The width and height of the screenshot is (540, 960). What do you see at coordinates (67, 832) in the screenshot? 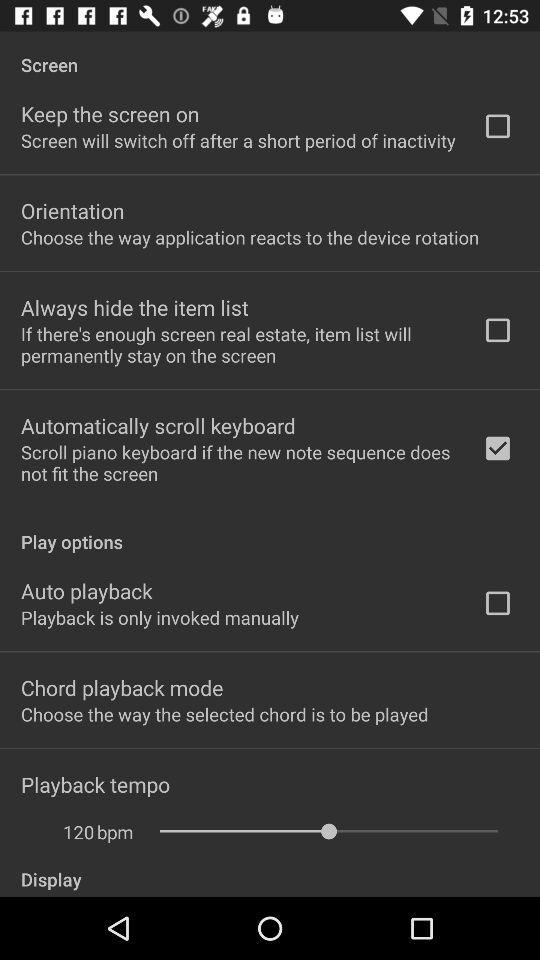
I see `icon next to the bpm app` at bounding box center [67, 832].